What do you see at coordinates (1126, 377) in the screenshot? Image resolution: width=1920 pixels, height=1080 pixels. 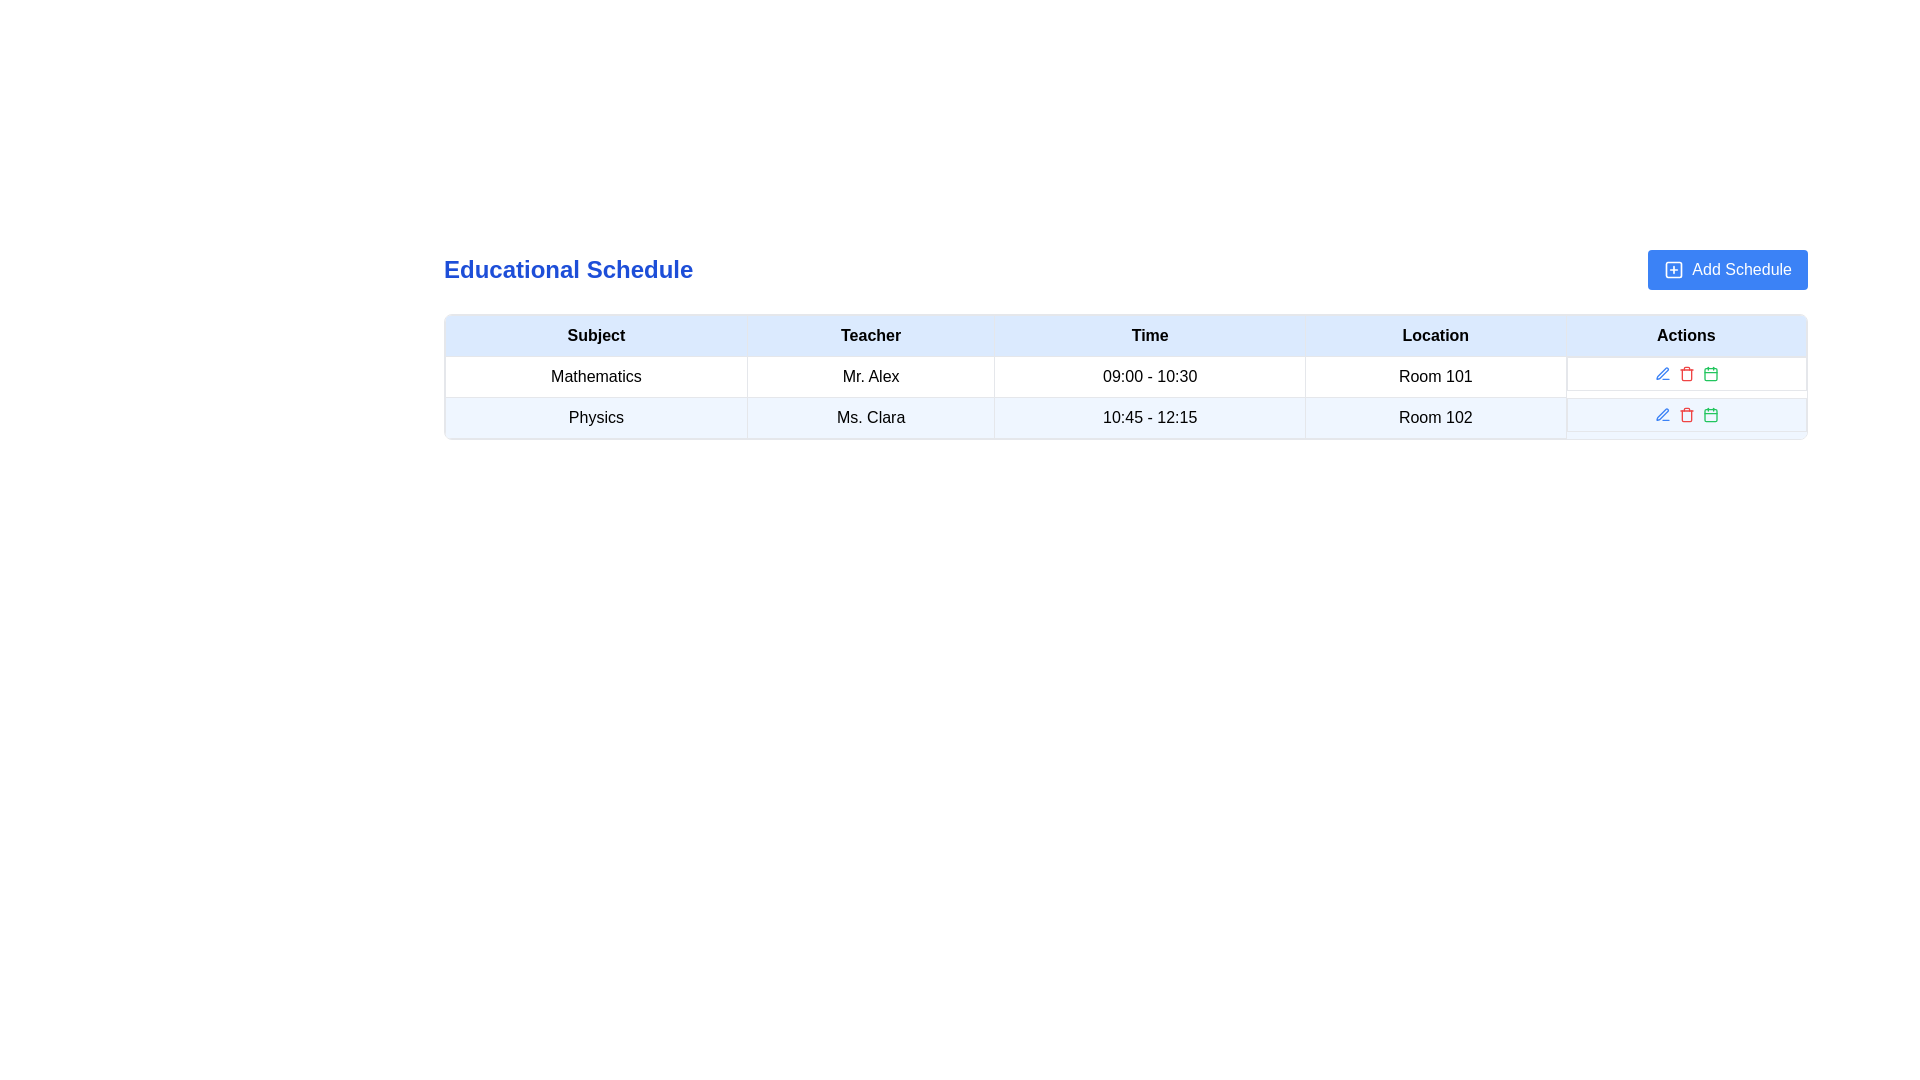 I see `the first row of the Educational Schedule table, which has a light blue background and contains columns for 'Mathematics', 'Mr. Alex', '09:00 - 10:30', and 'Room 101'` at bounding box center [1126, 377].